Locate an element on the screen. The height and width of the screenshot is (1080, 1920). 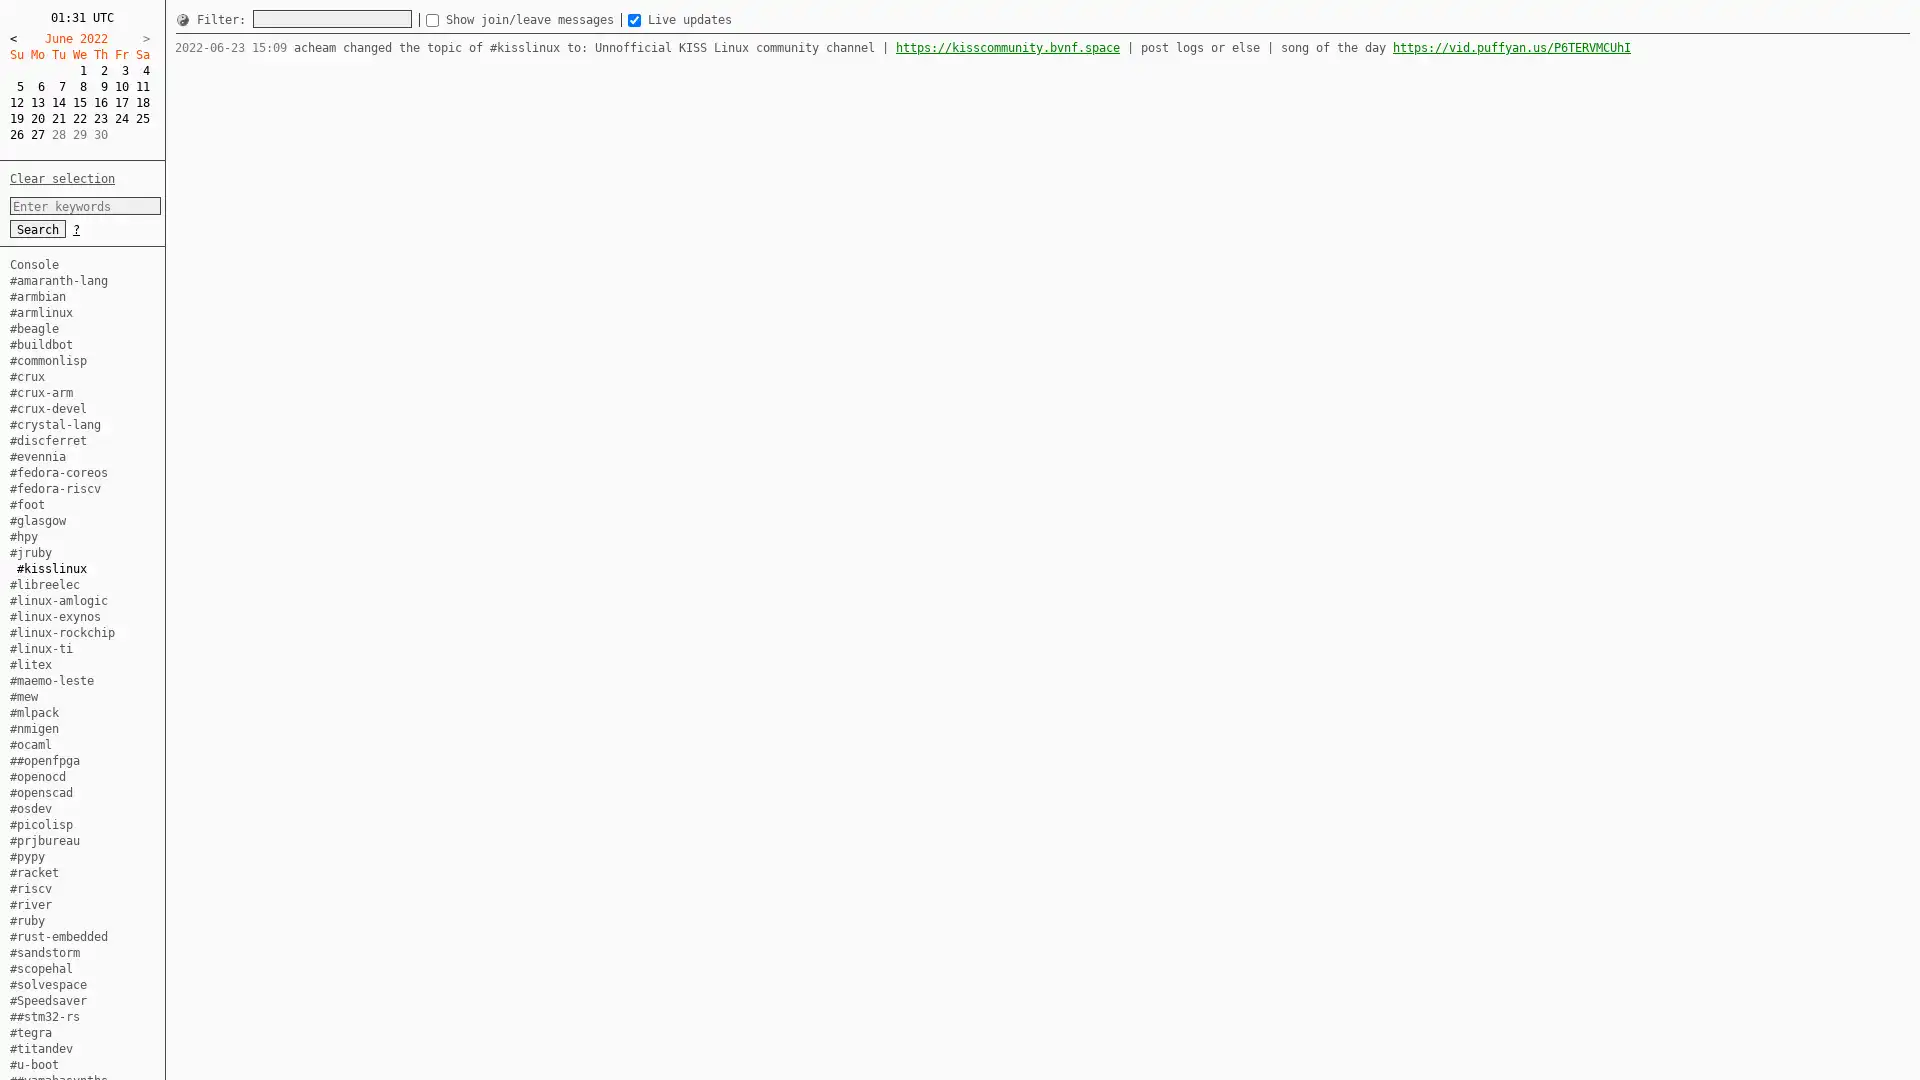
Search is located at coordinates (38, 227).